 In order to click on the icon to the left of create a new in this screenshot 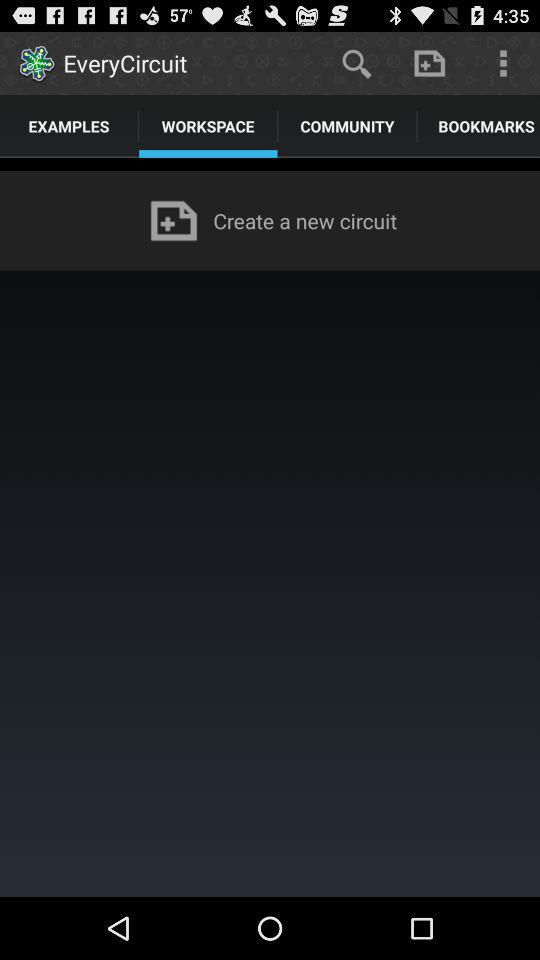, I will do `click(173, 220)`.